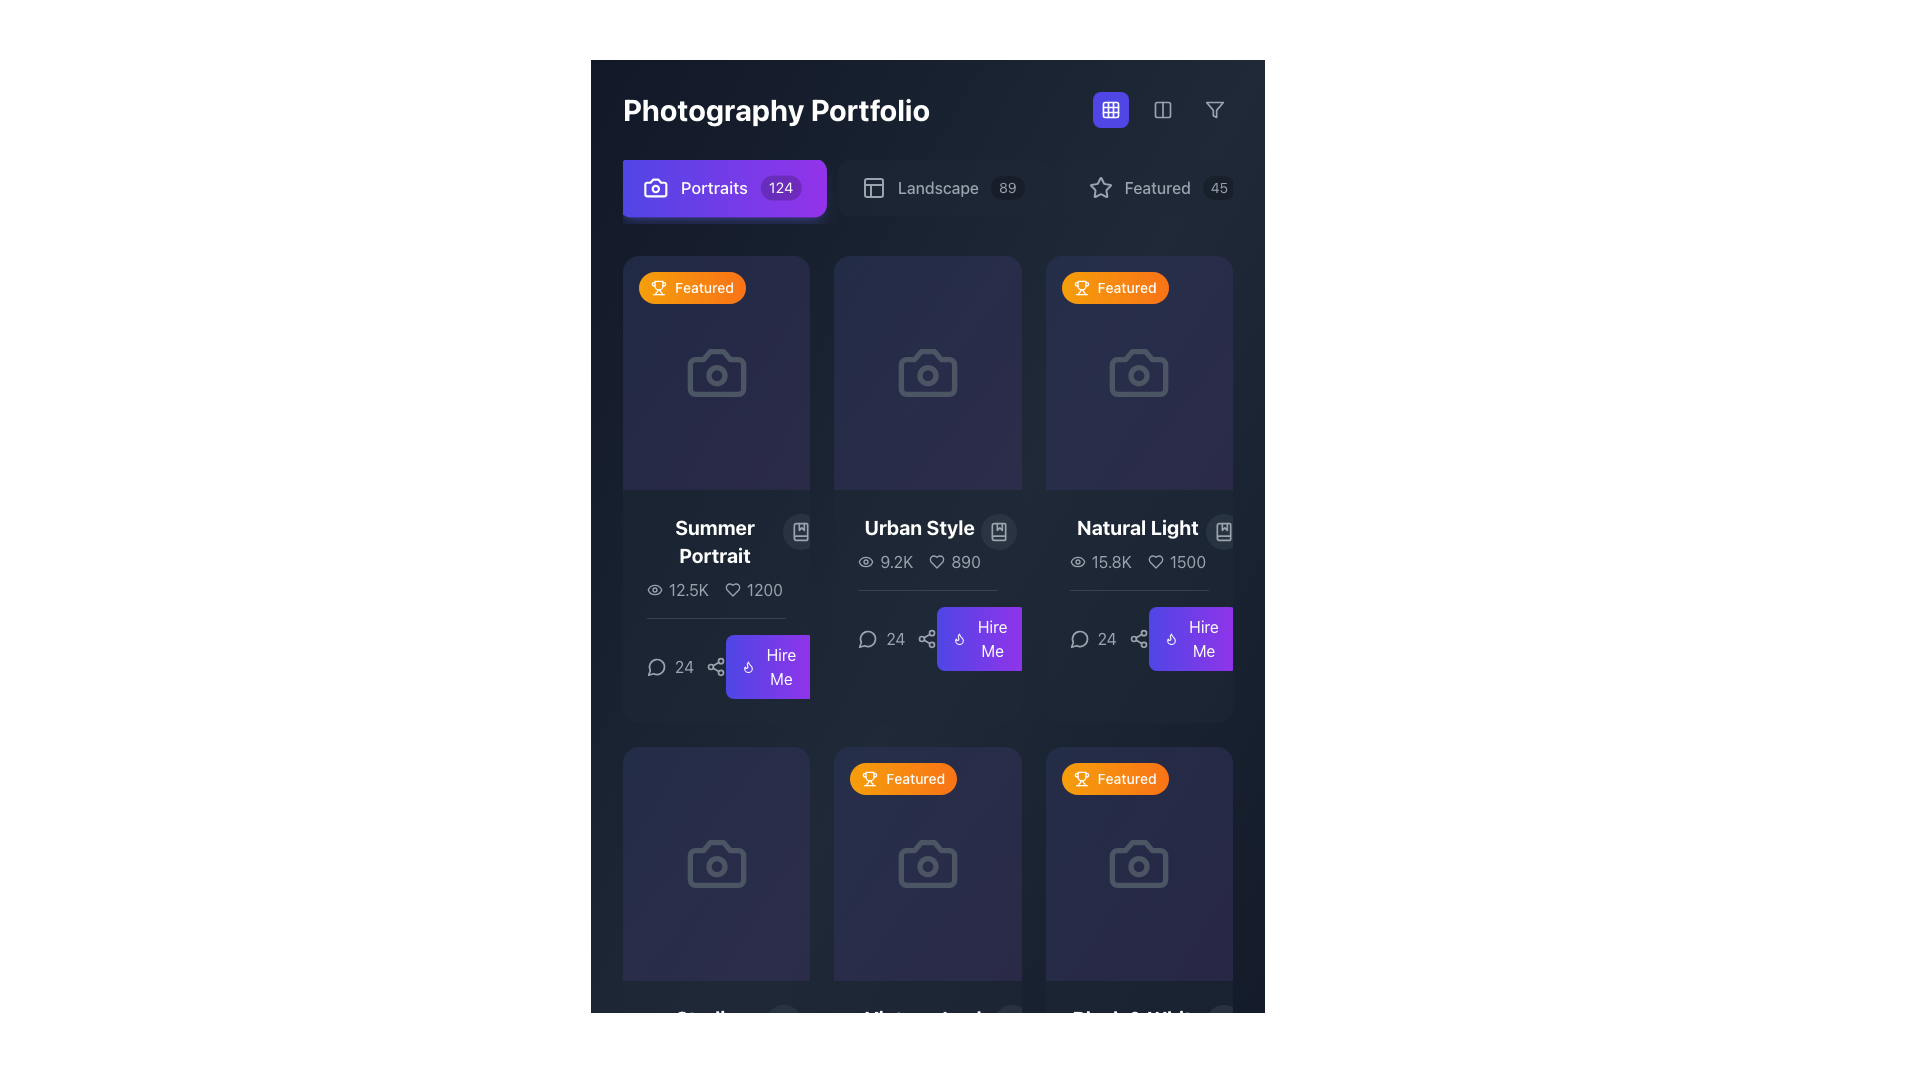  Describe the element at coordinates (1080, 288) in the screenshot. I see `the 'Featured' badge icon located at the top-left area of the first card in the second row of the grid layout to interact with the associated card` at that location.